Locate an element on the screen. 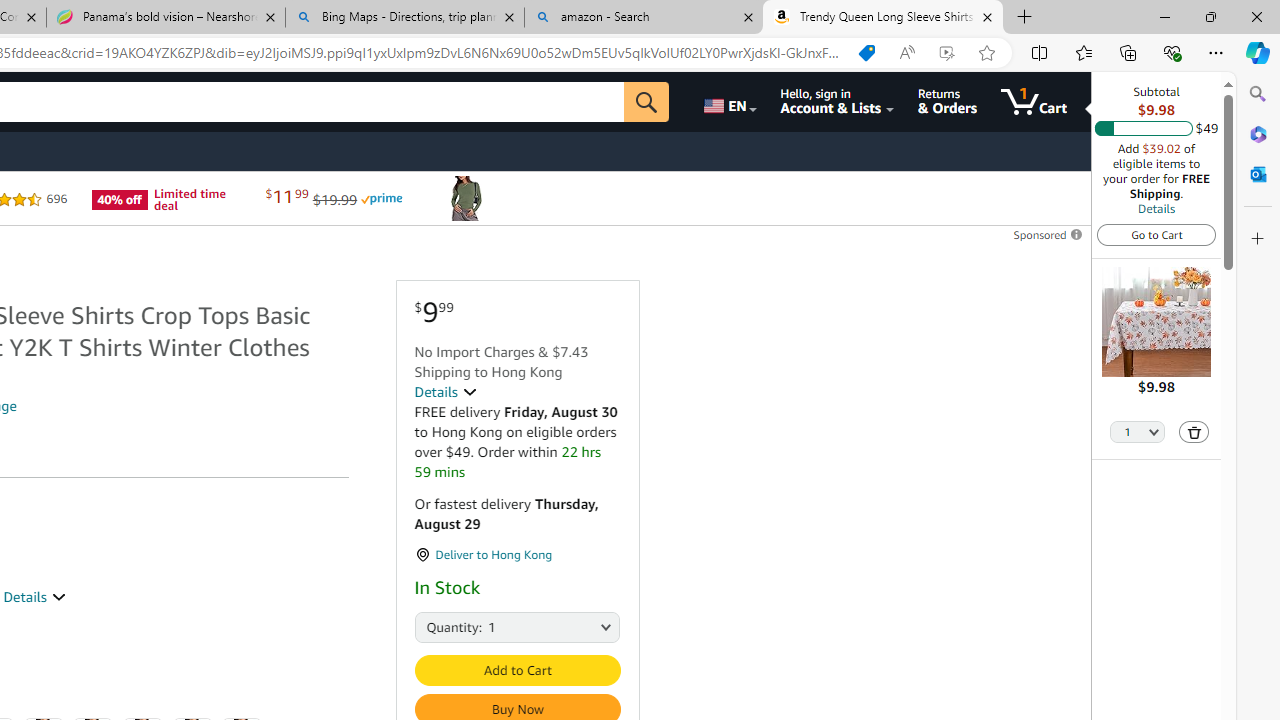 The height and width of the screenshot is (720, 1280). 'Details ' is located at coordinates (444, 392).